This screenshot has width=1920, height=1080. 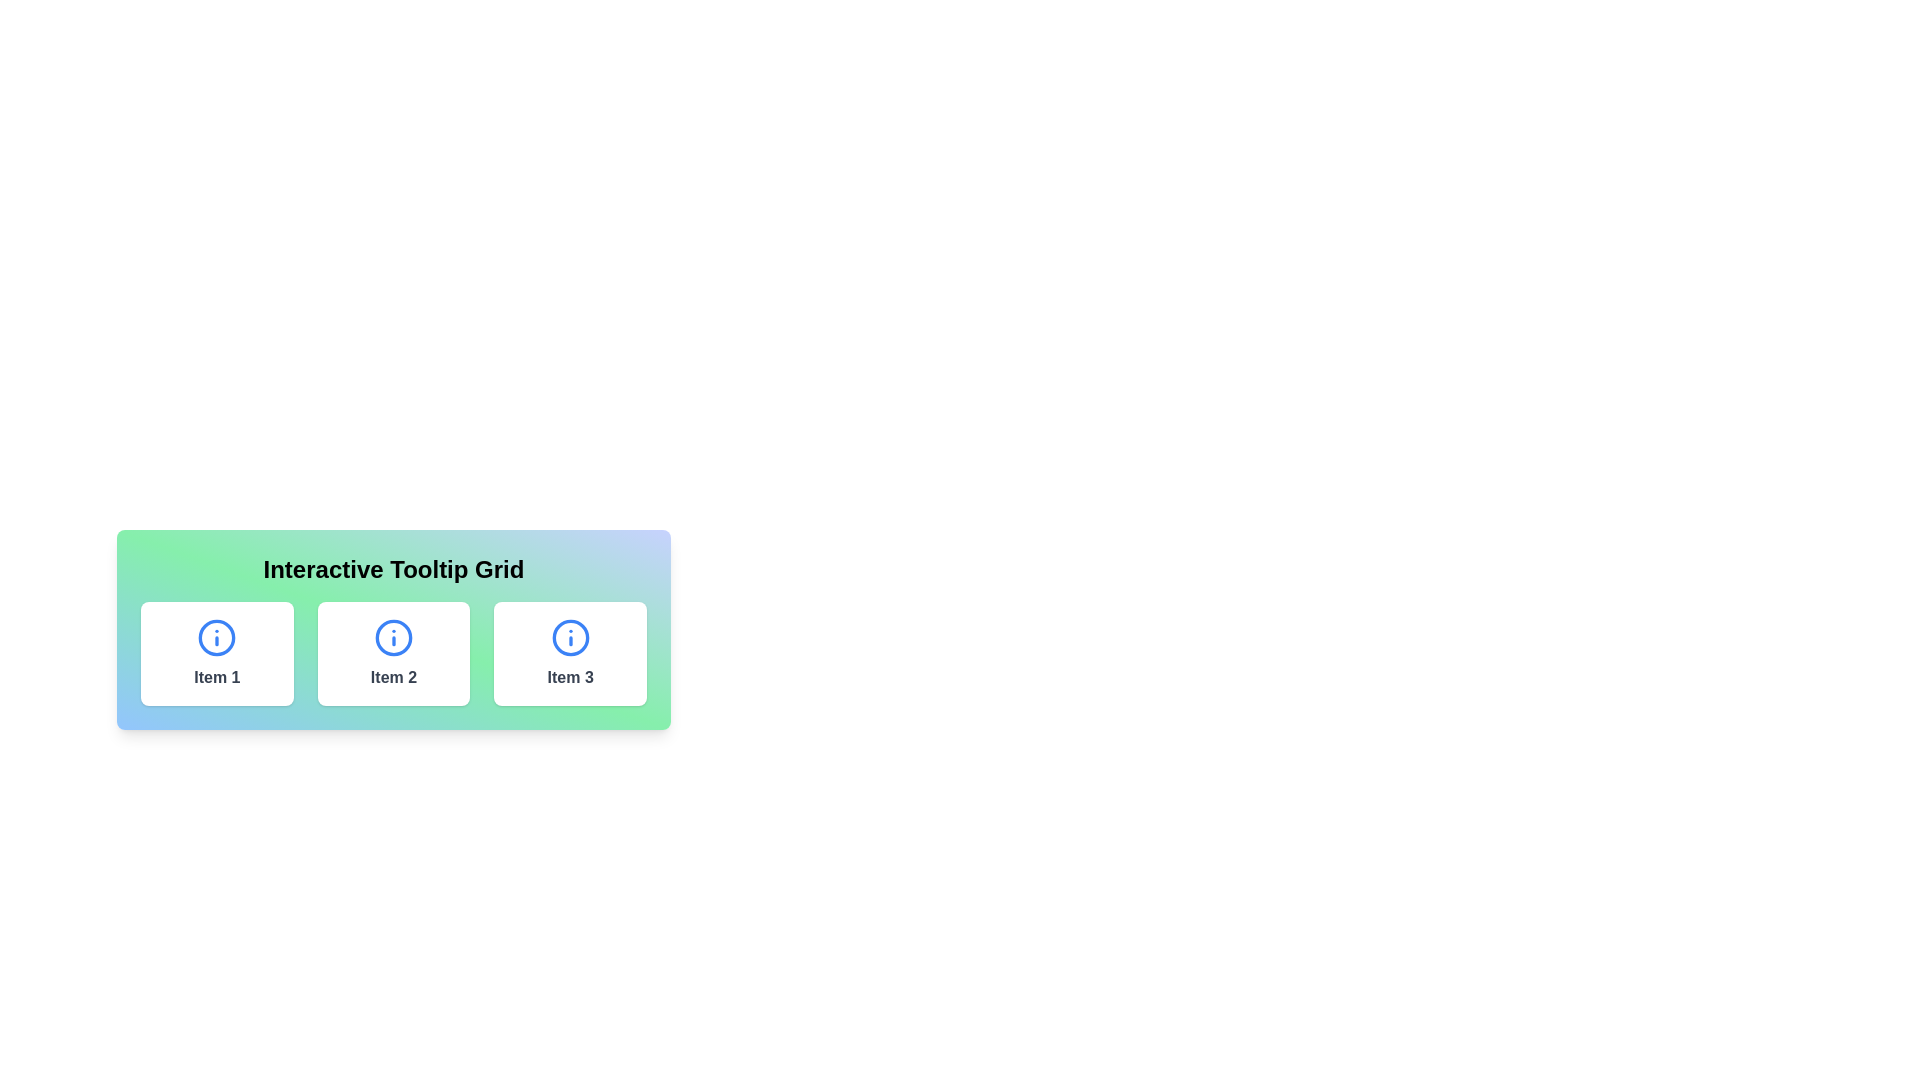 What do you see at coordinates (569, 637) in the screenshot?
I see `the blue circular SVG element located in the center of the third column of the grid` at bounding box center [569, 637].